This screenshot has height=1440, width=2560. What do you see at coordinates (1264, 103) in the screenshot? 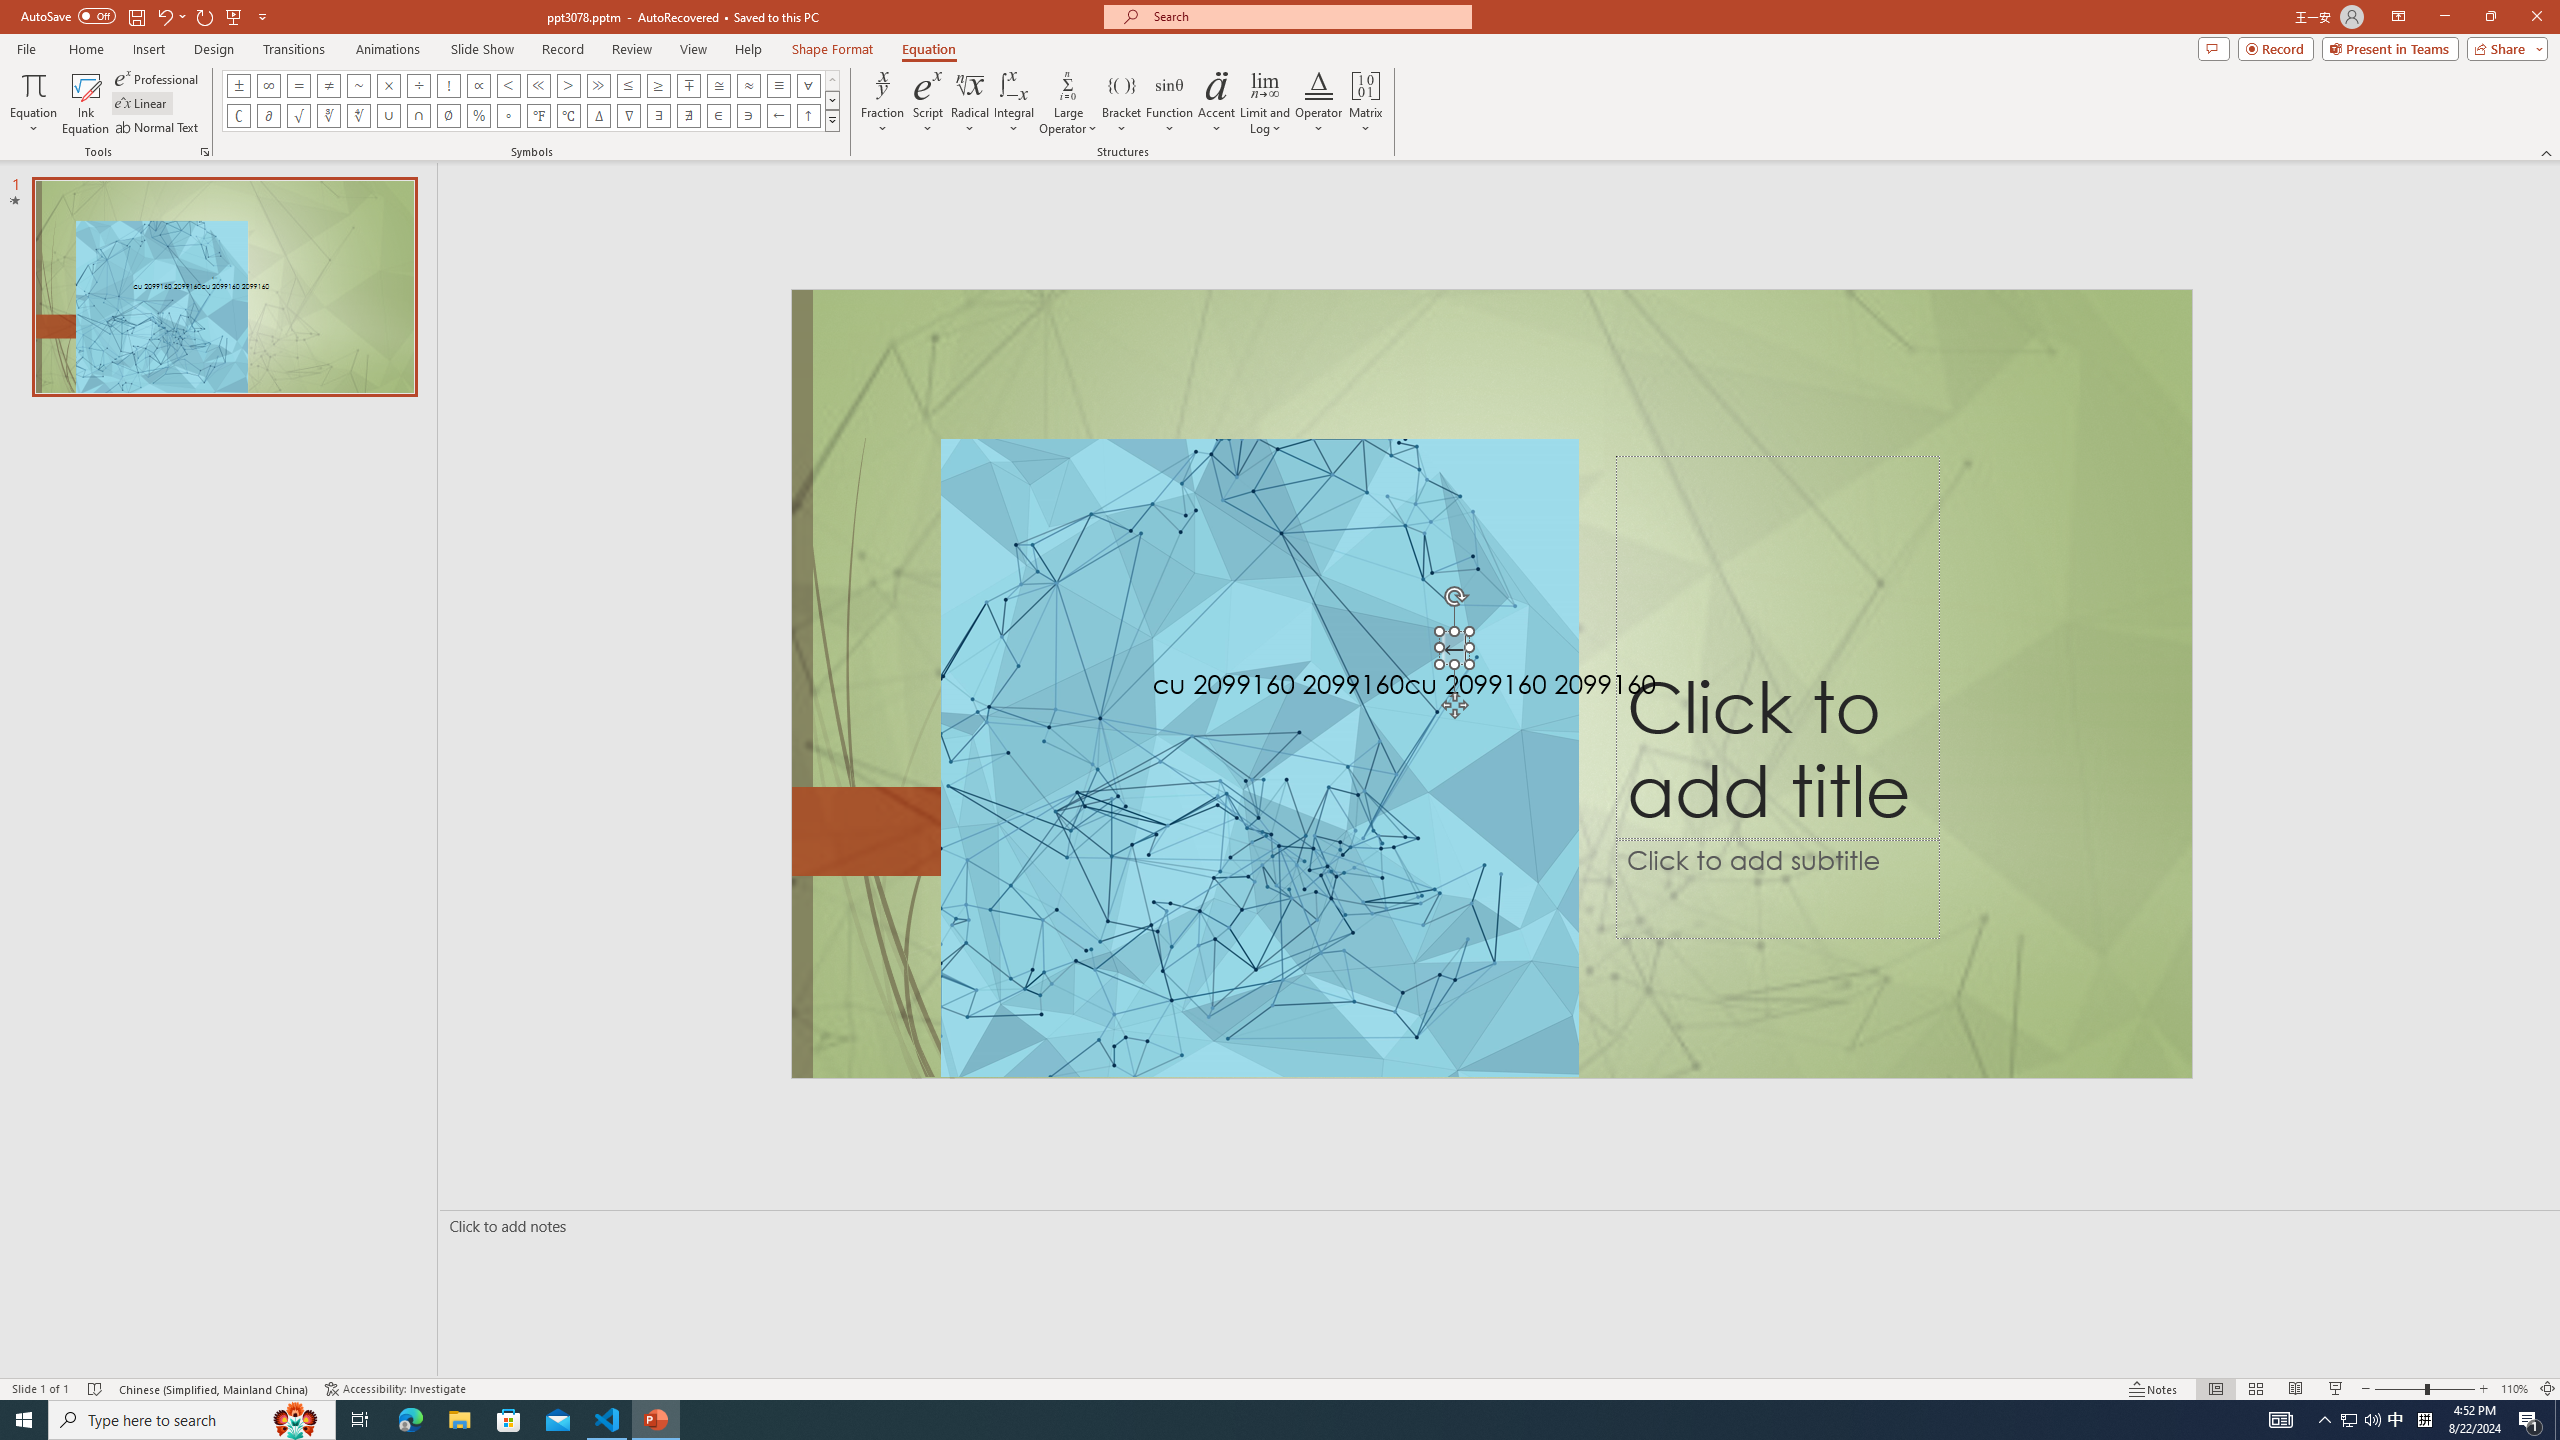
I see `'Limit and Log'` at bounding box center [1264, 103].